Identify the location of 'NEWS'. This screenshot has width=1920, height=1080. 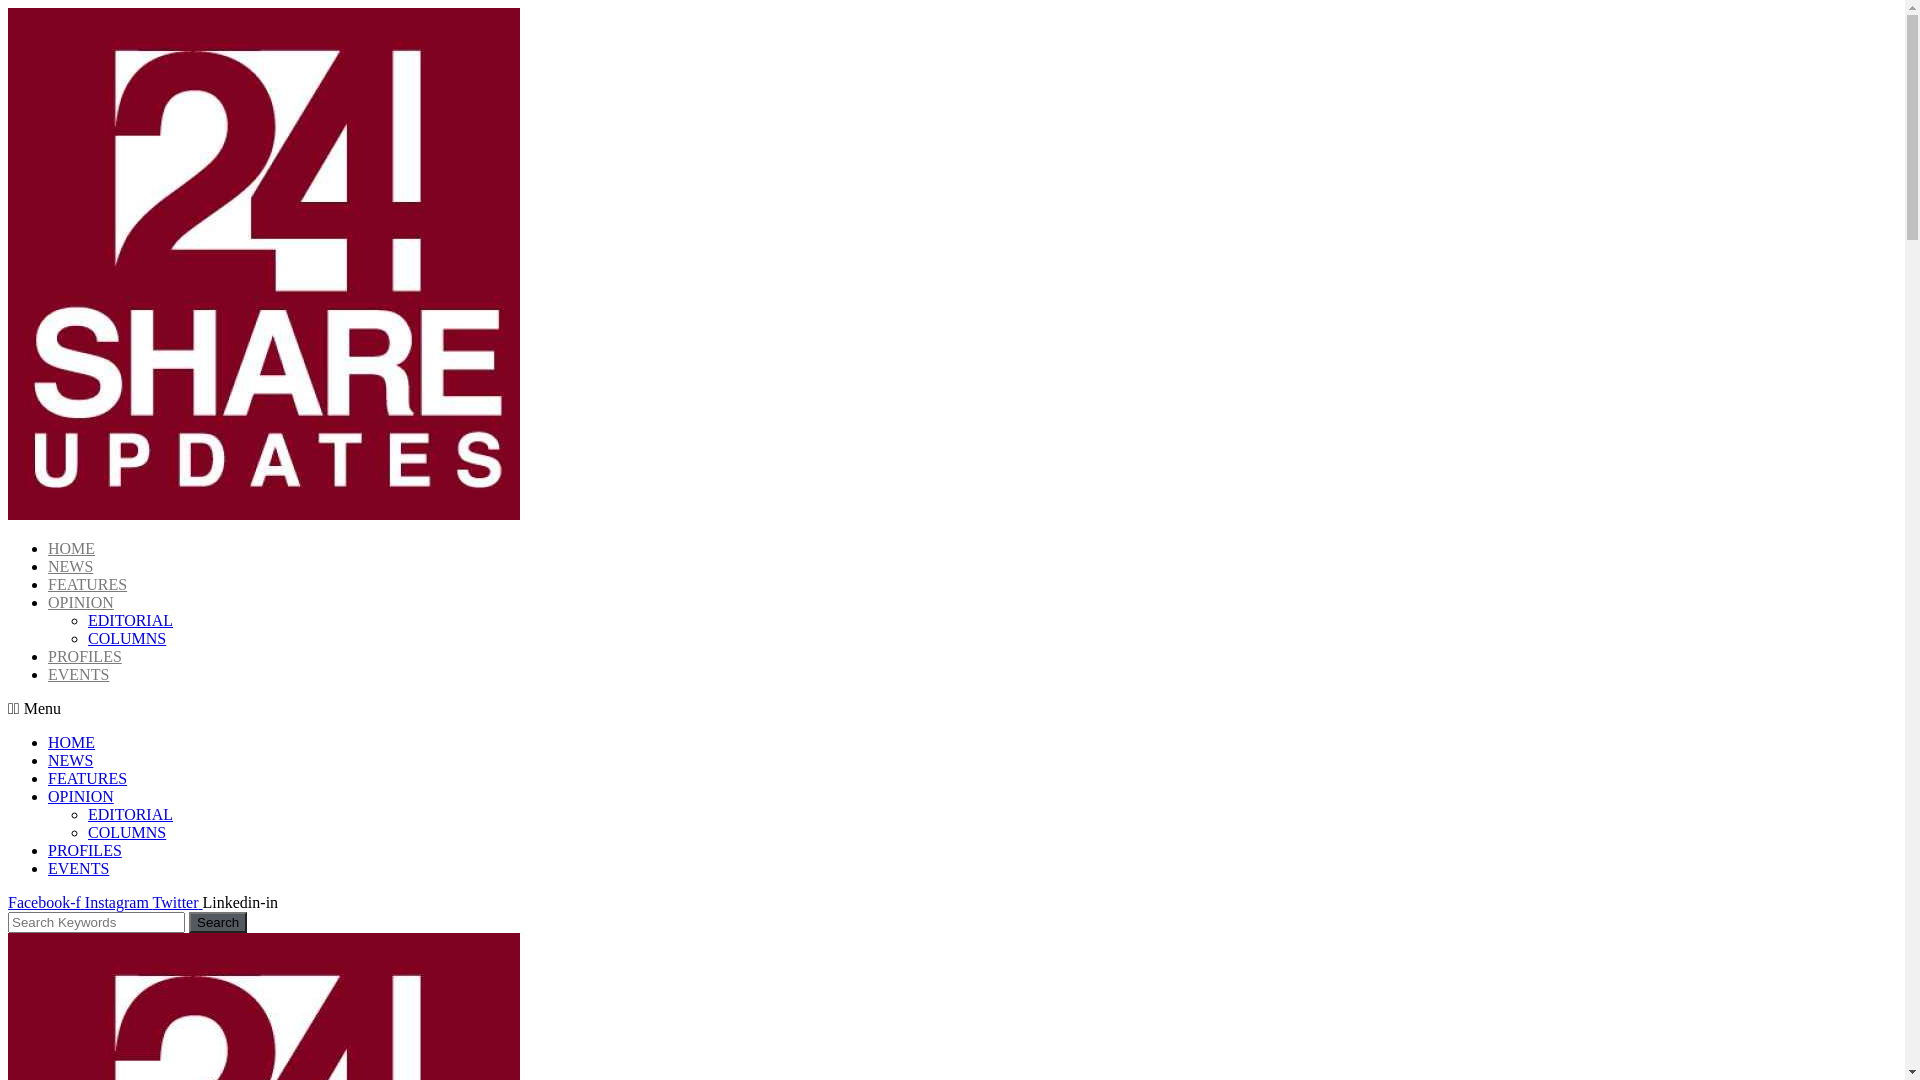
(70, 566).